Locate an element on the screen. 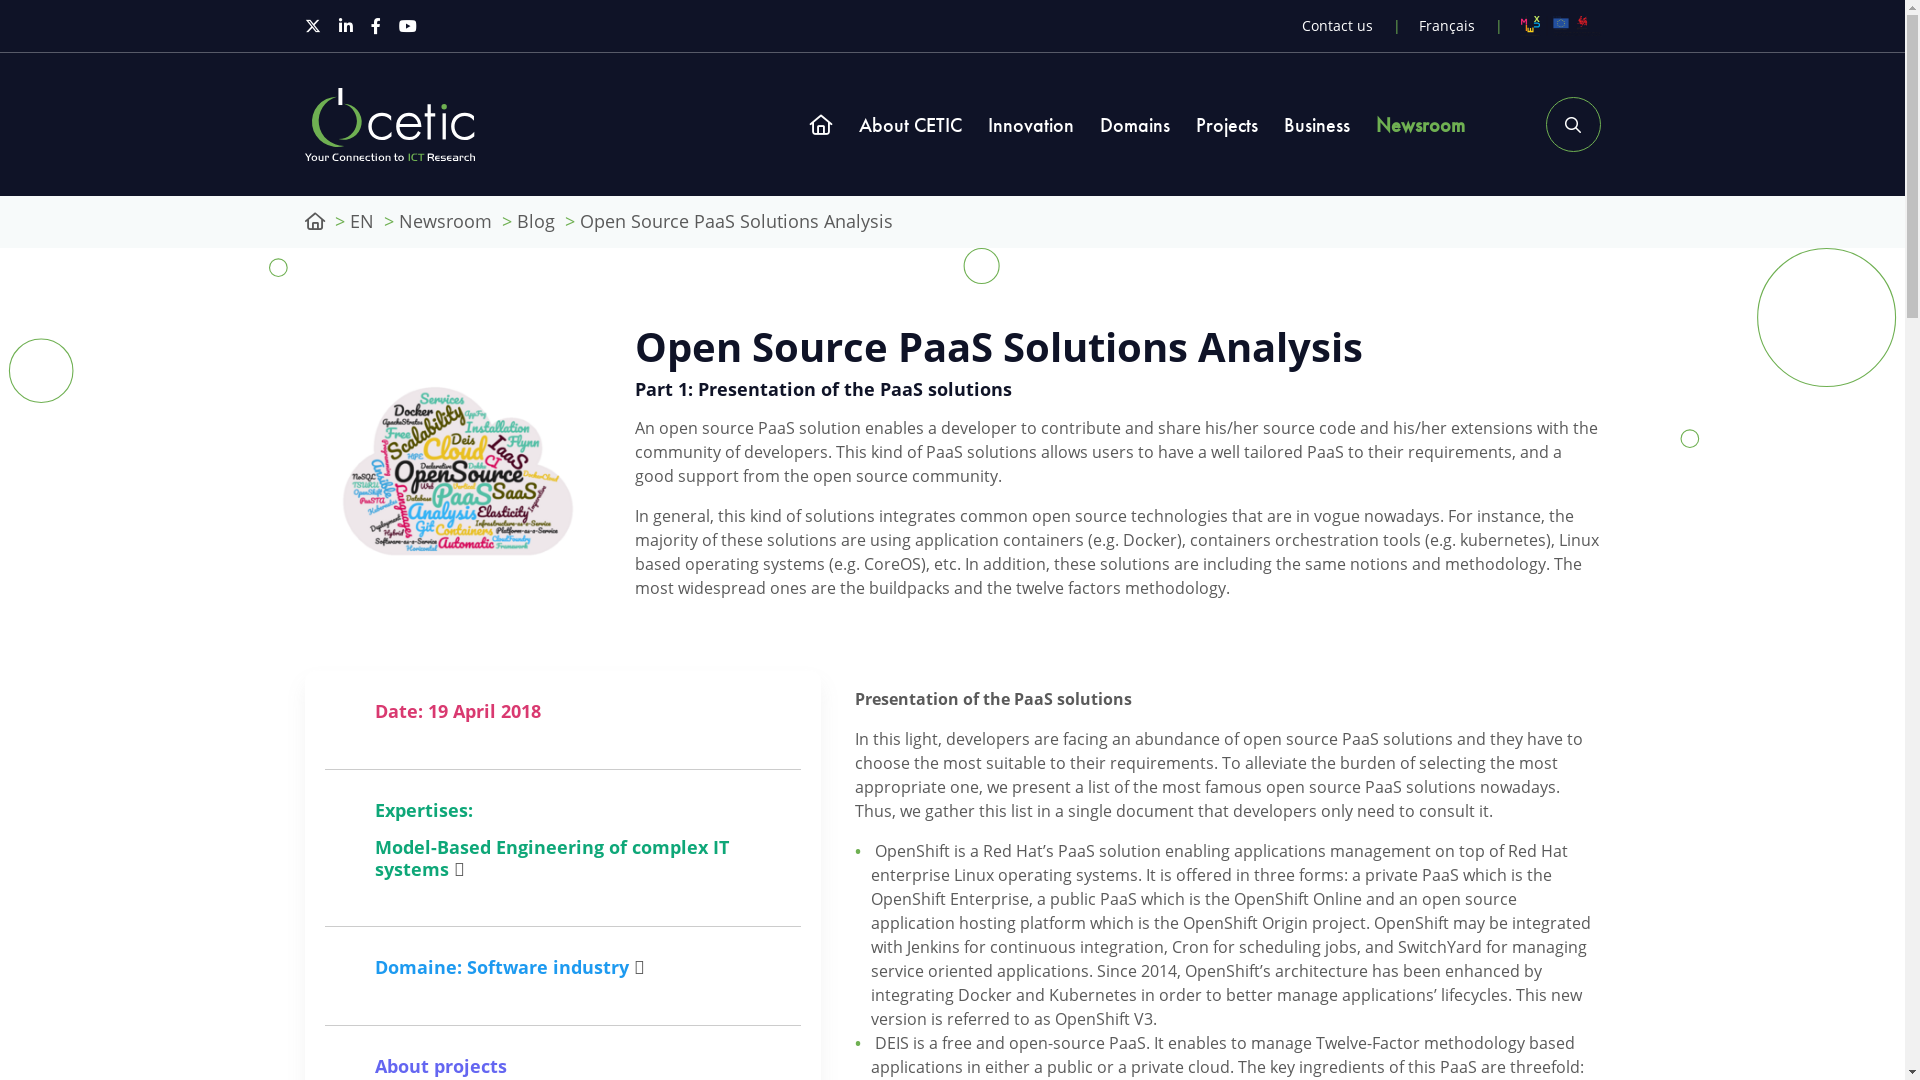  'Business' is located at coordinates (1316, 124).